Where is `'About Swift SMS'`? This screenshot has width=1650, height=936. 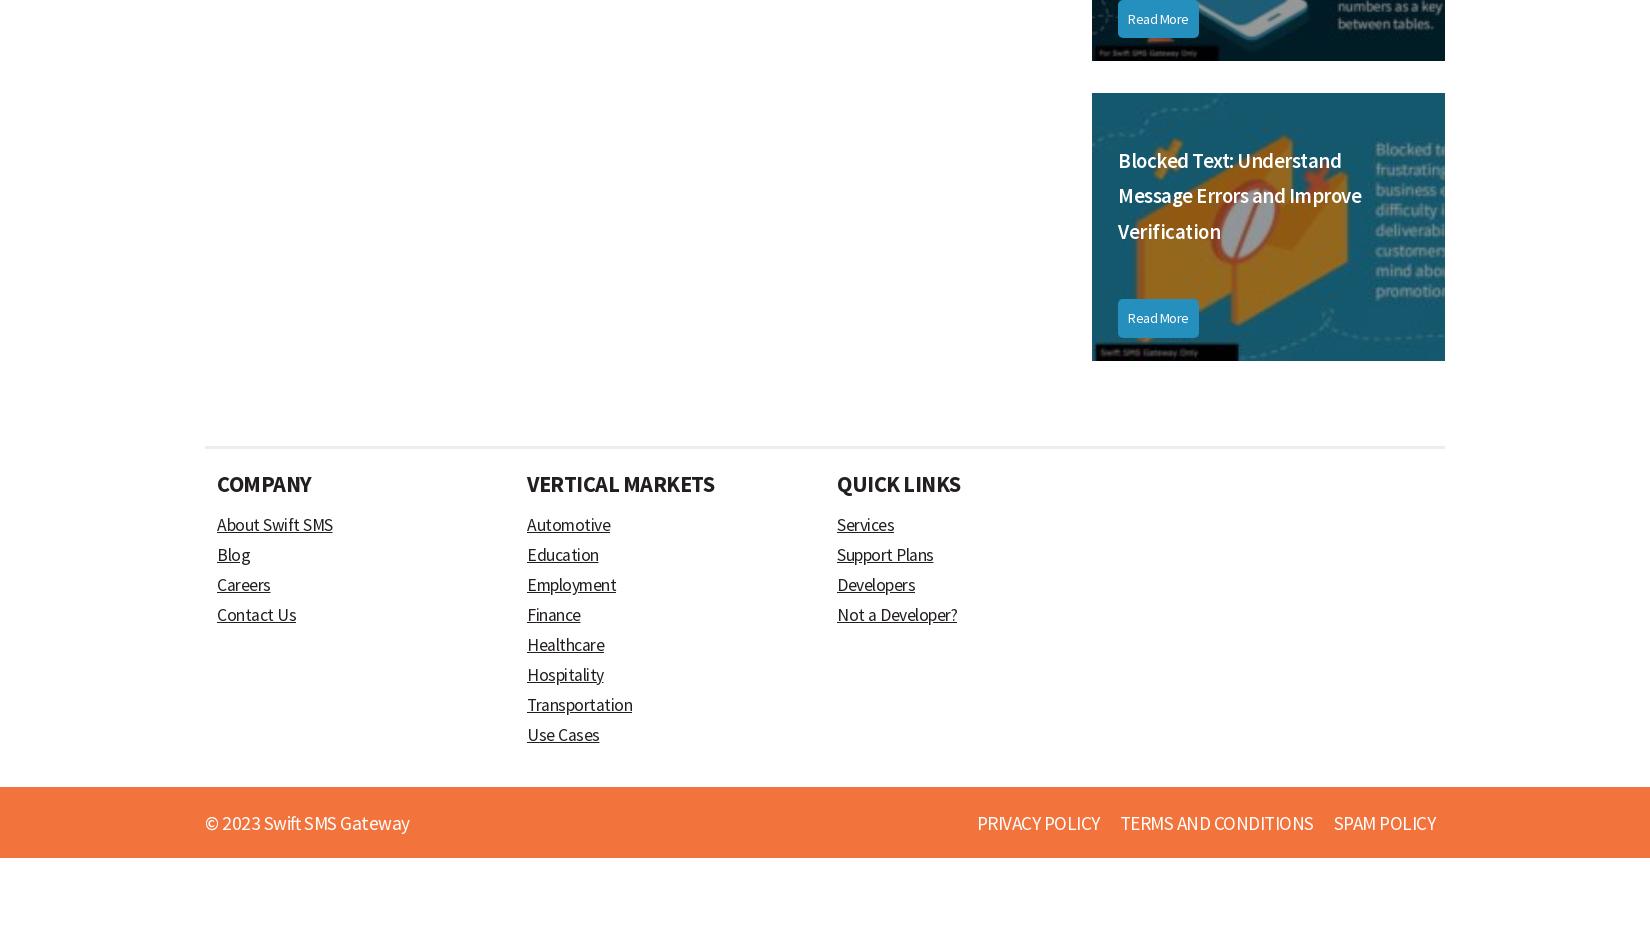
'About Swift SMS' is located at coordinates (216, 525).